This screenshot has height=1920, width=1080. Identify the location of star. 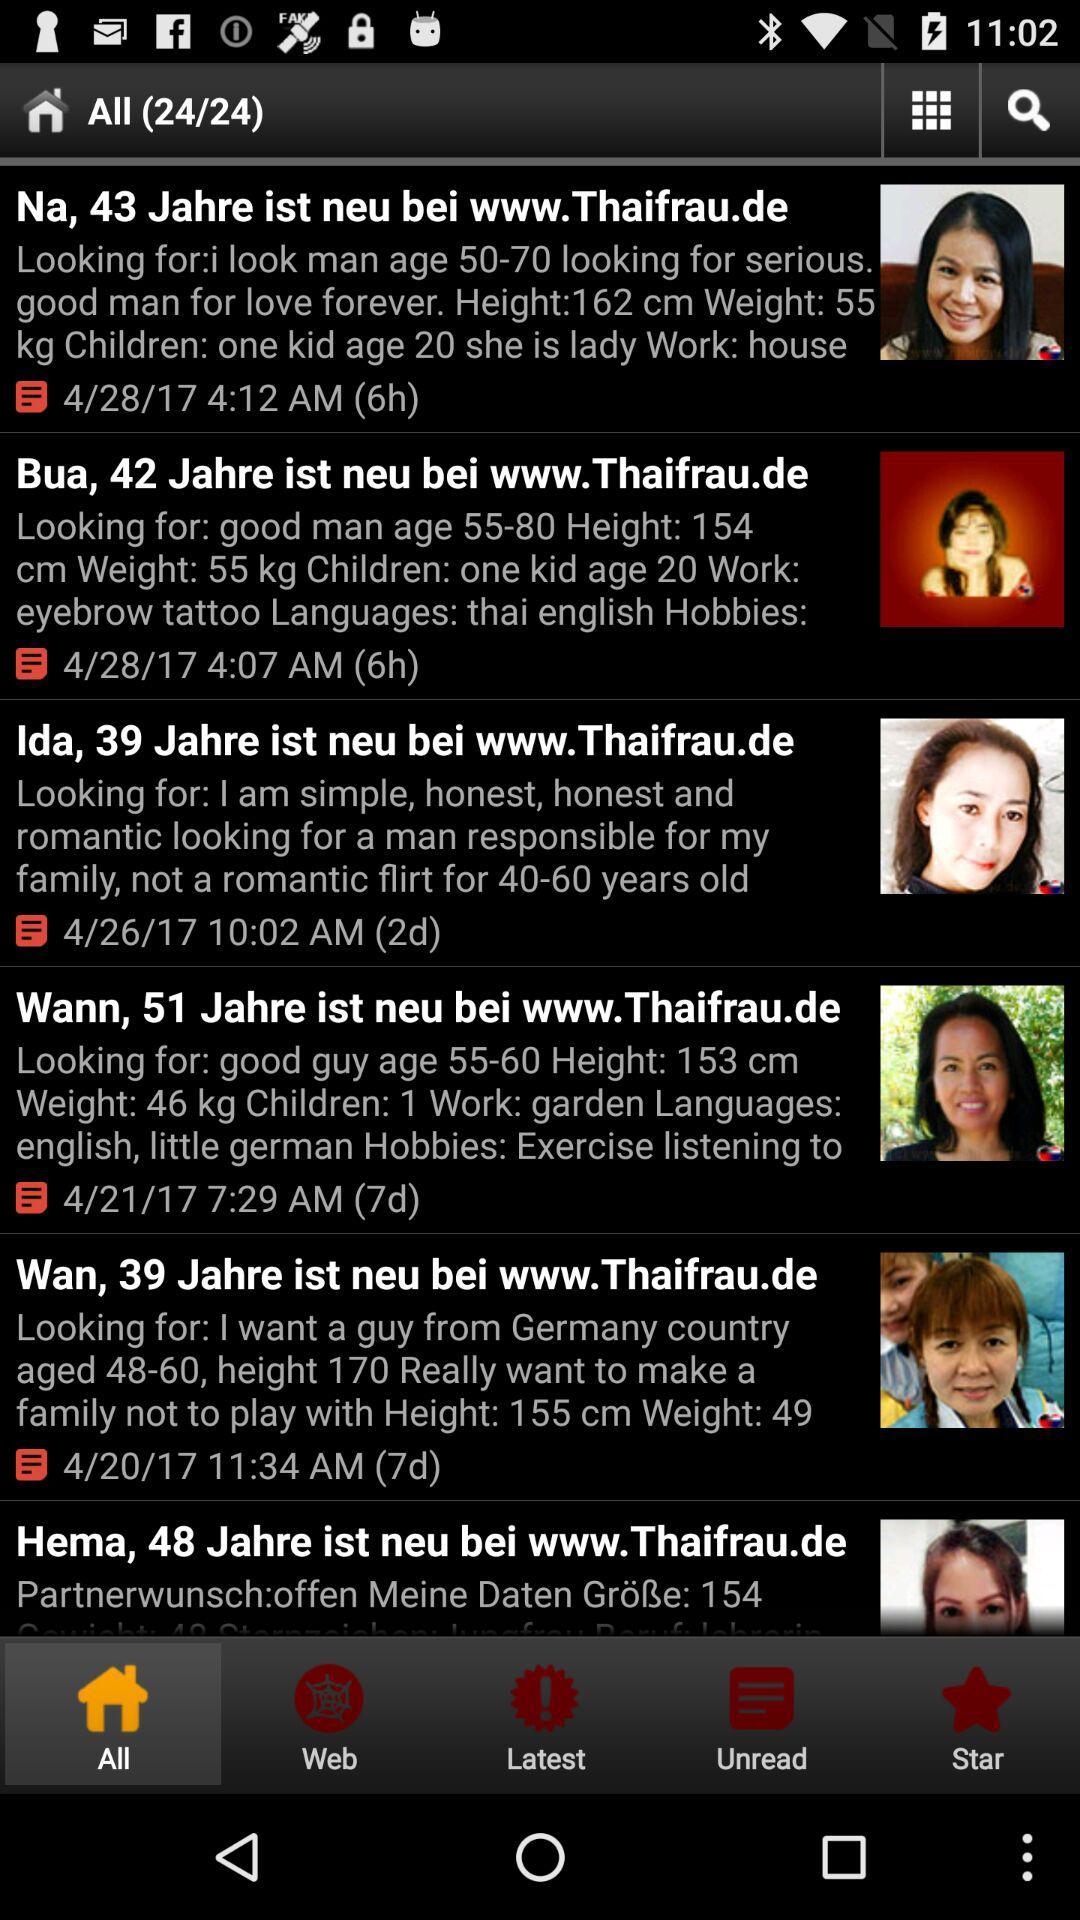
(973, 1713).